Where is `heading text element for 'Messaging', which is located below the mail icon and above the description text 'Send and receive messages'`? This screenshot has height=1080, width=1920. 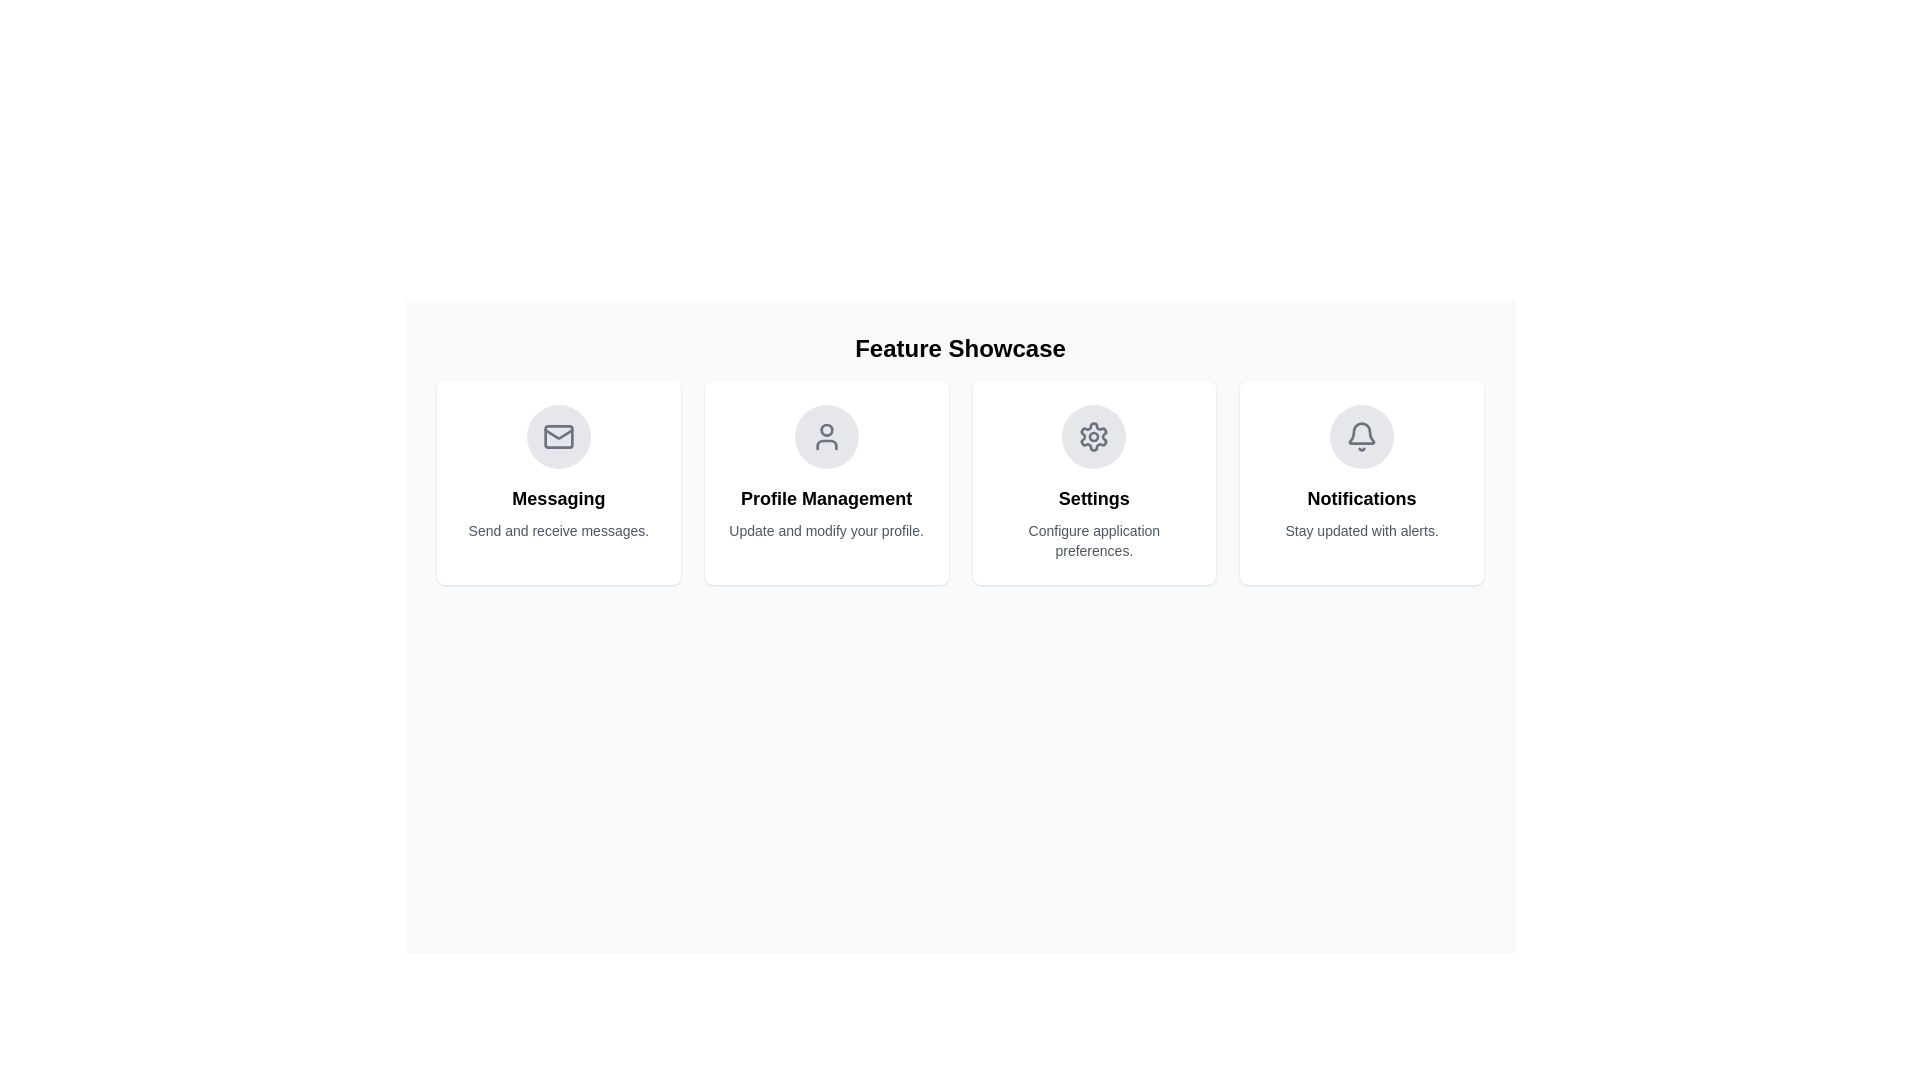
heading text element for 'Messaging', which is located below the mail icon and above the description text 'Send and receive messages' is located at coordinates (558, 497).